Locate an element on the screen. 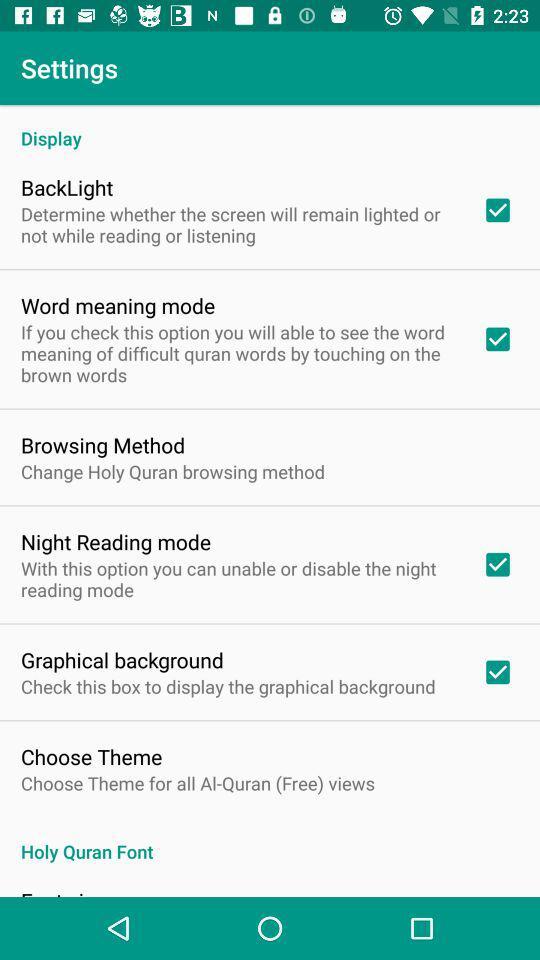 Image resolution: width=540 pixels, height=960 pixels. item below the holy quran font icon is located at coordinates (63, 890).